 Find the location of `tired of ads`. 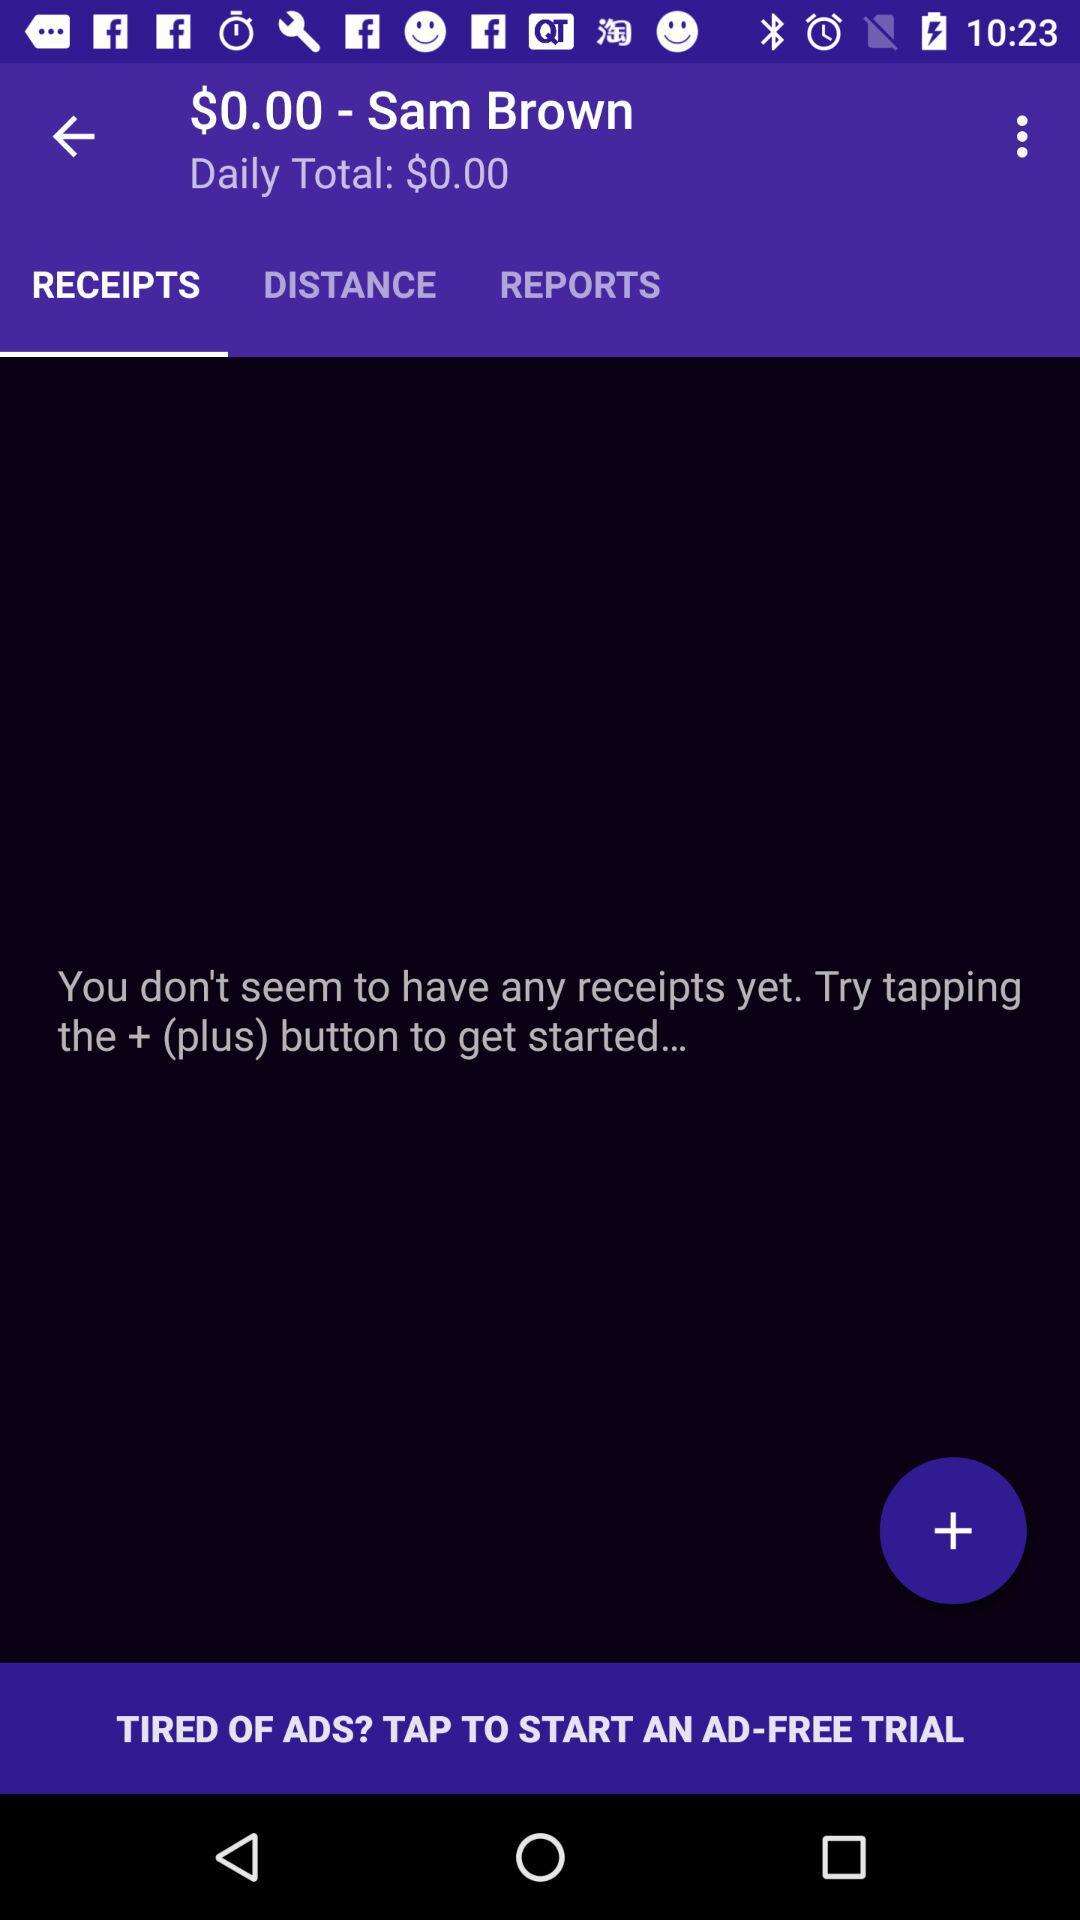

tired of ads is located at coordinates (540, 1727).